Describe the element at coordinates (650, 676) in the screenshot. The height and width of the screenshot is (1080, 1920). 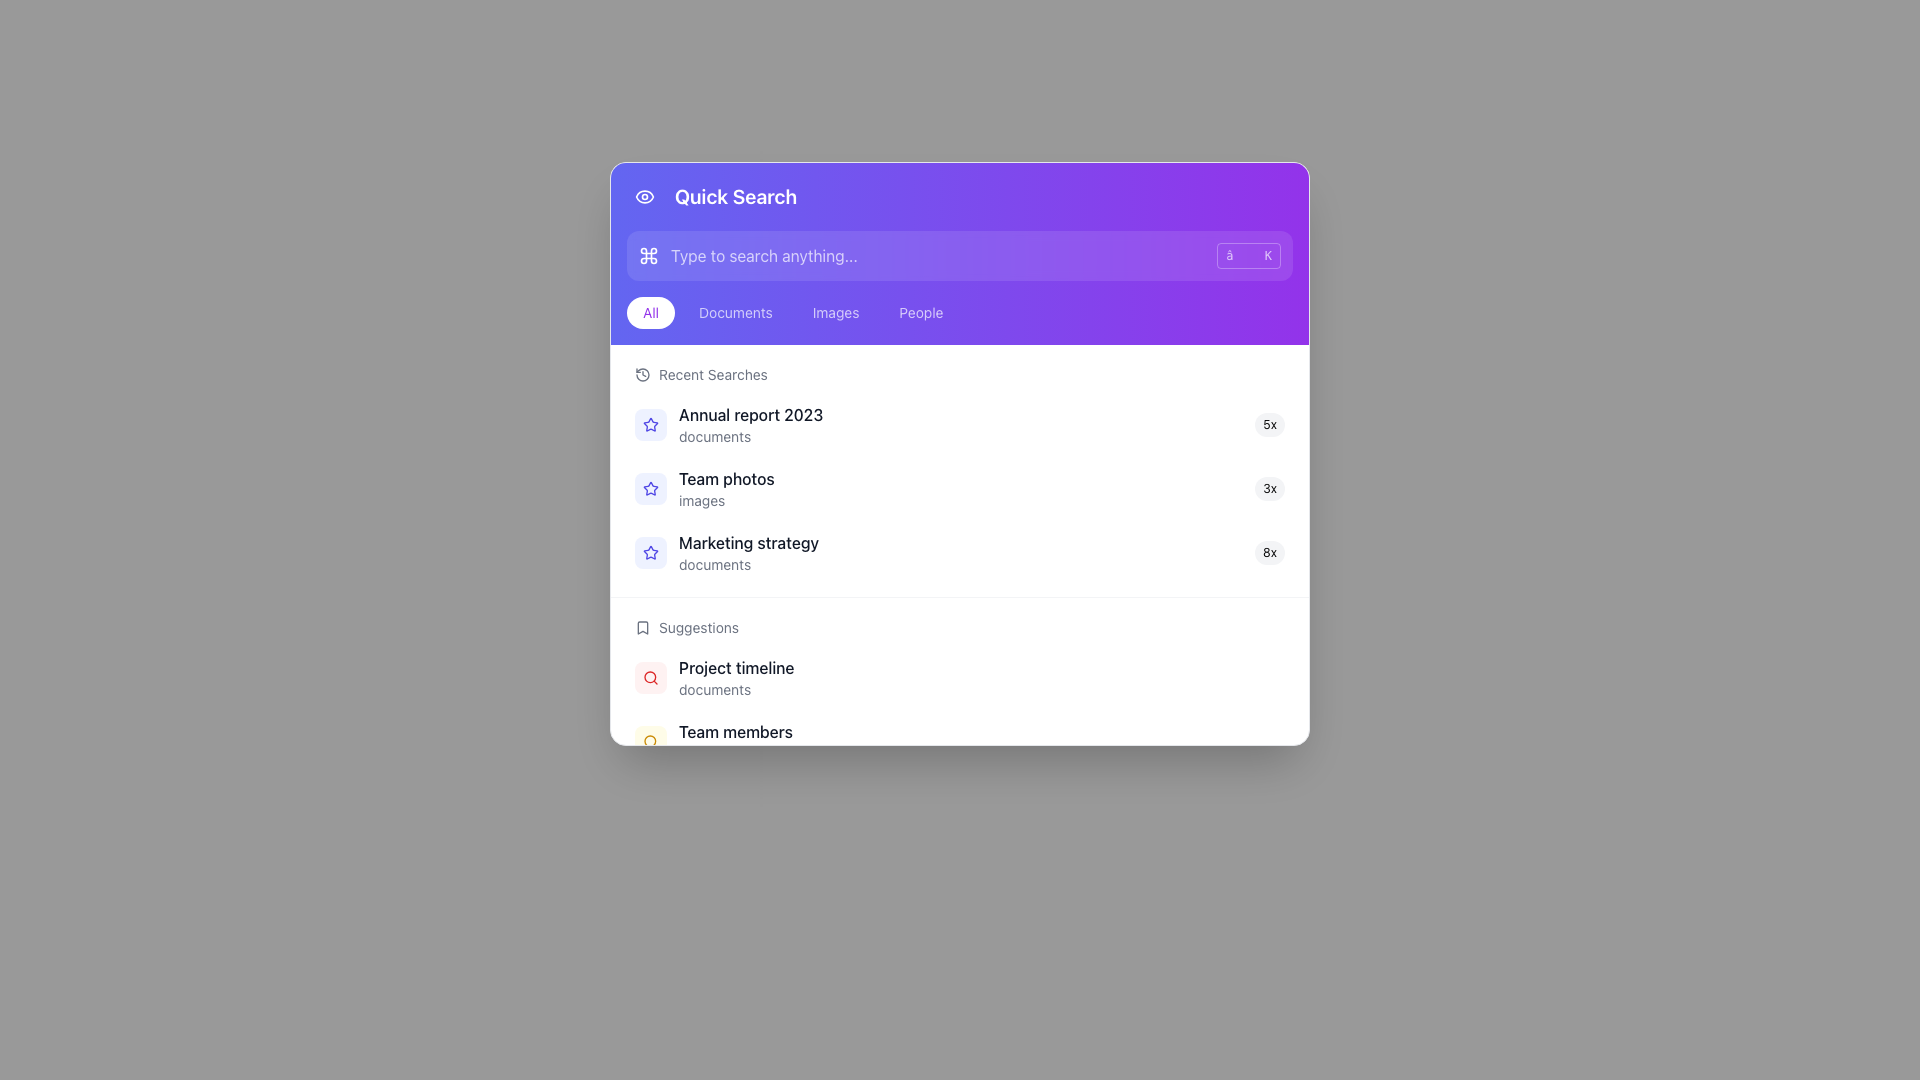
I see `the inner circular part of the search icon, which is a graphic element that likely serves as a button or indicator` at that location.